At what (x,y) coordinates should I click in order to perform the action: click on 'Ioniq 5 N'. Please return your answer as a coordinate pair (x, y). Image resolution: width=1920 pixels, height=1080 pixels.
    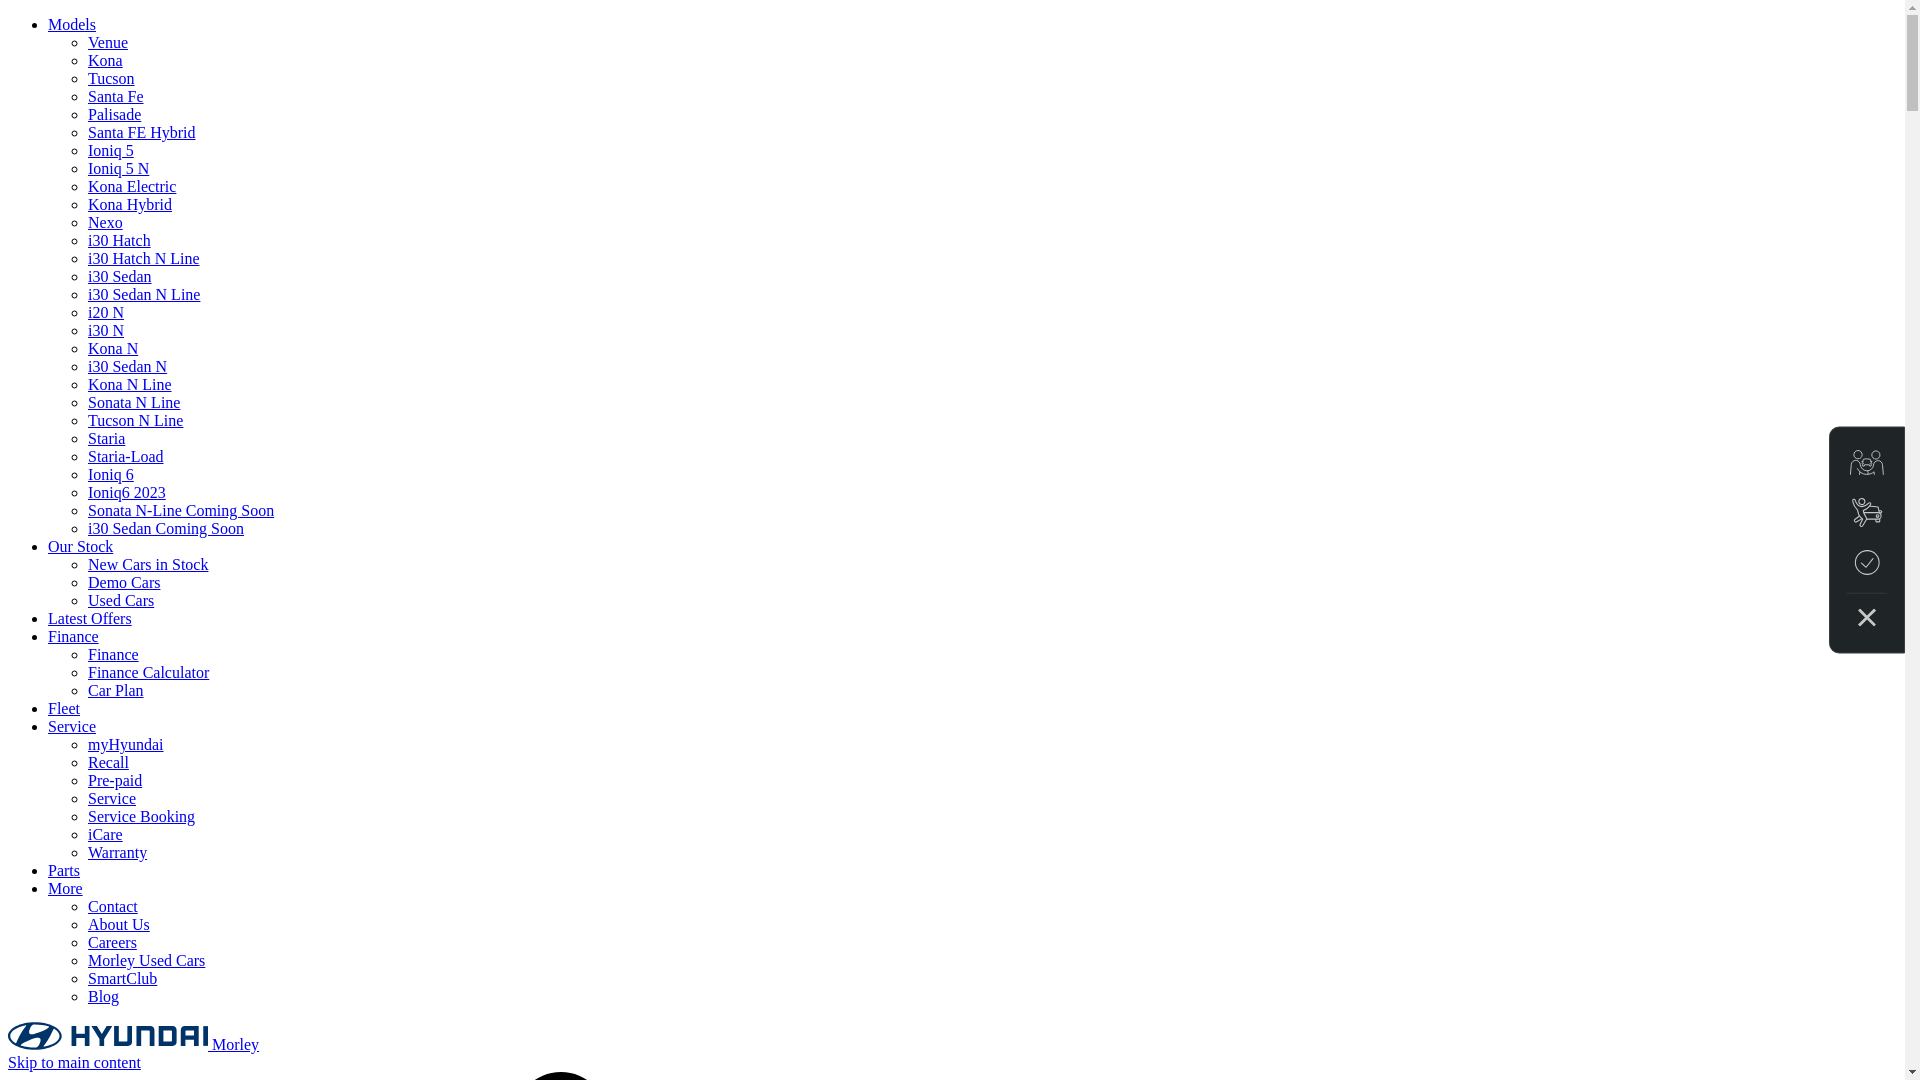
    Looking at the image, I should click on (117, 167).